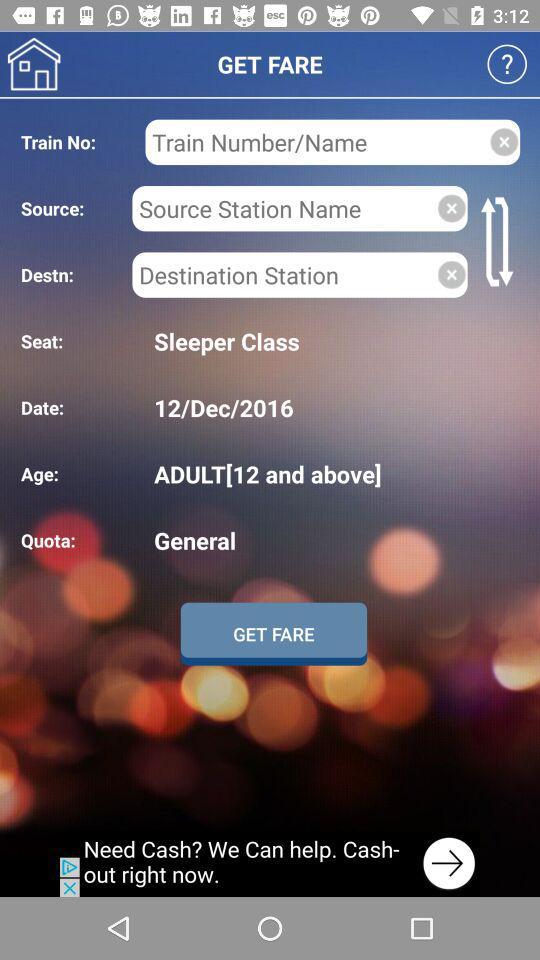  What do you see at coordinates (283, 274) in the screenshot?
I see `information` at bounding box center [283, 274].